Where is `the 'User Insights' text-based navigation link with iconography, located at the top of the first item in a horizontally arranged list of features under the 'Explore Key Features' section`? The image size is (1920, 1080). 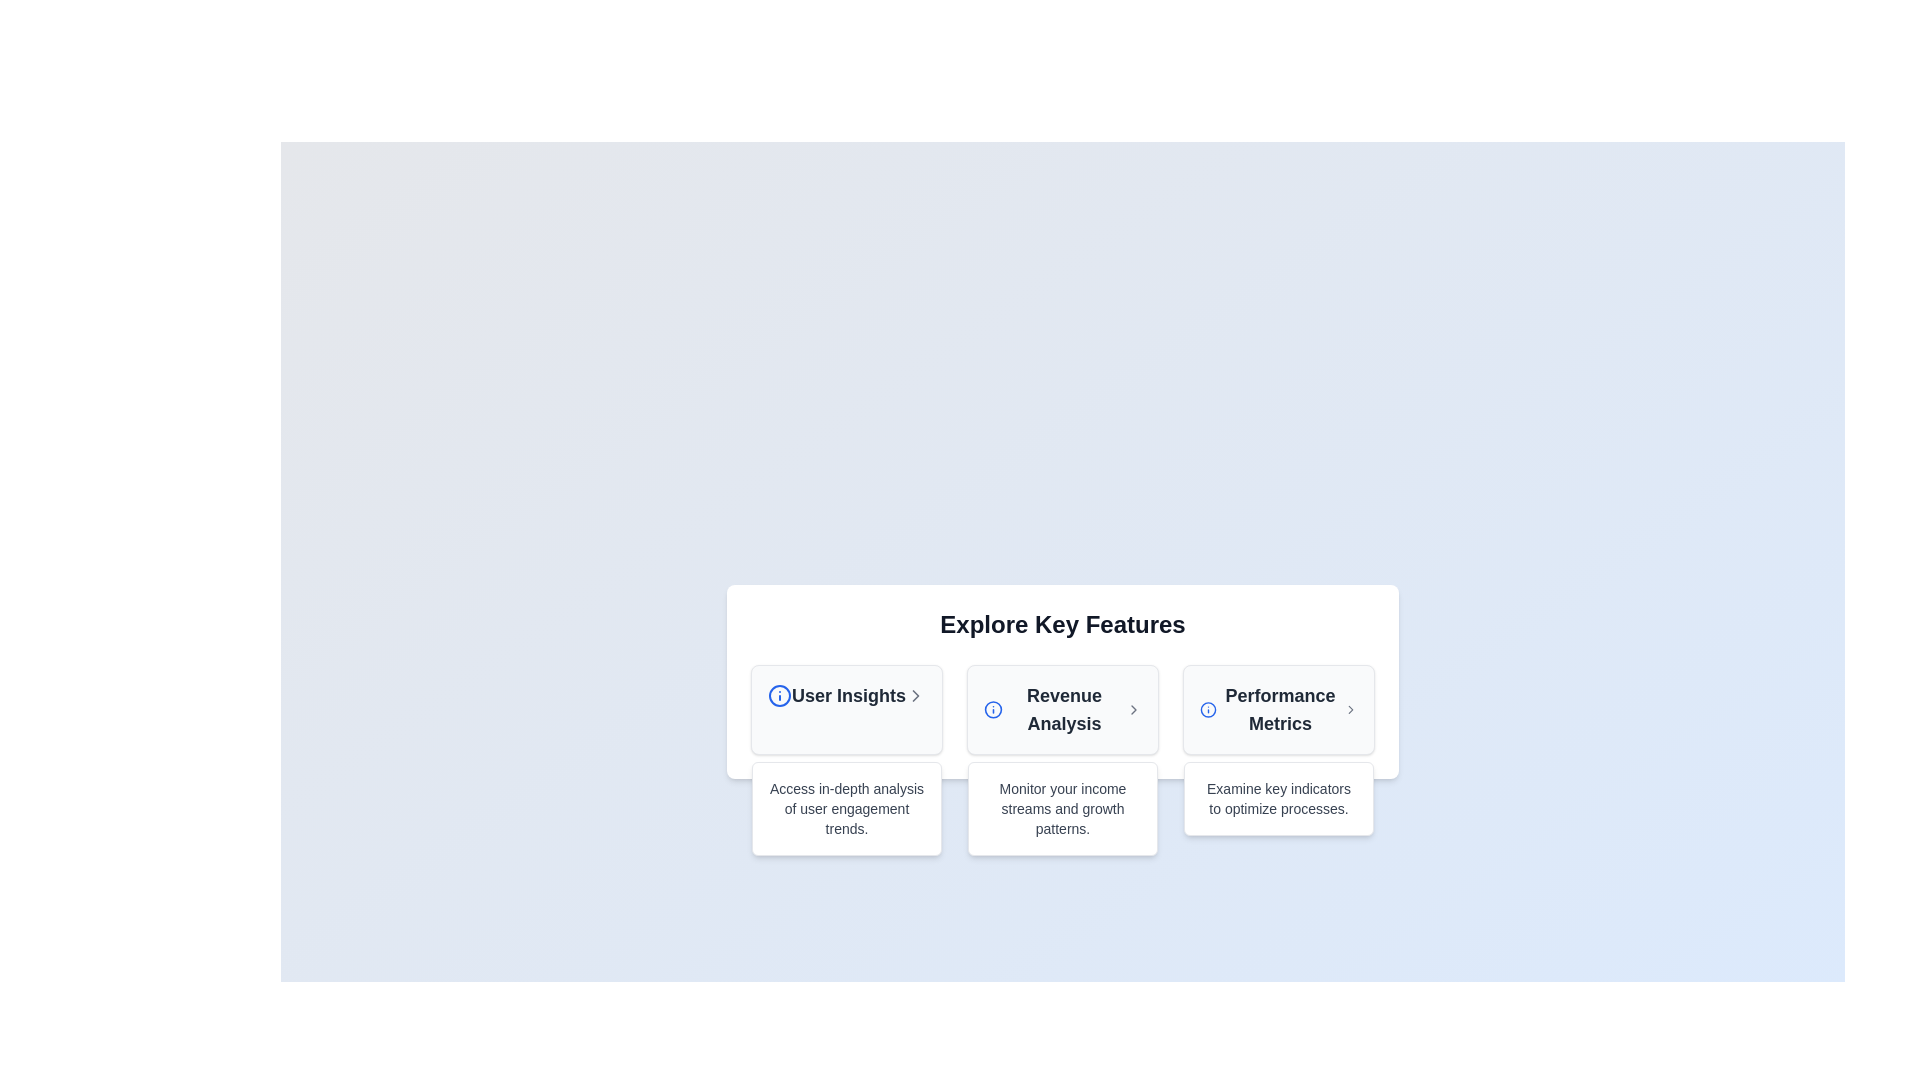 the 'User Insights' text-based navigation link with iconography, located at the top of the first item in a horizontally arranged list of features under the 'Explore Key Features' section is located at coordinates (846, 694).